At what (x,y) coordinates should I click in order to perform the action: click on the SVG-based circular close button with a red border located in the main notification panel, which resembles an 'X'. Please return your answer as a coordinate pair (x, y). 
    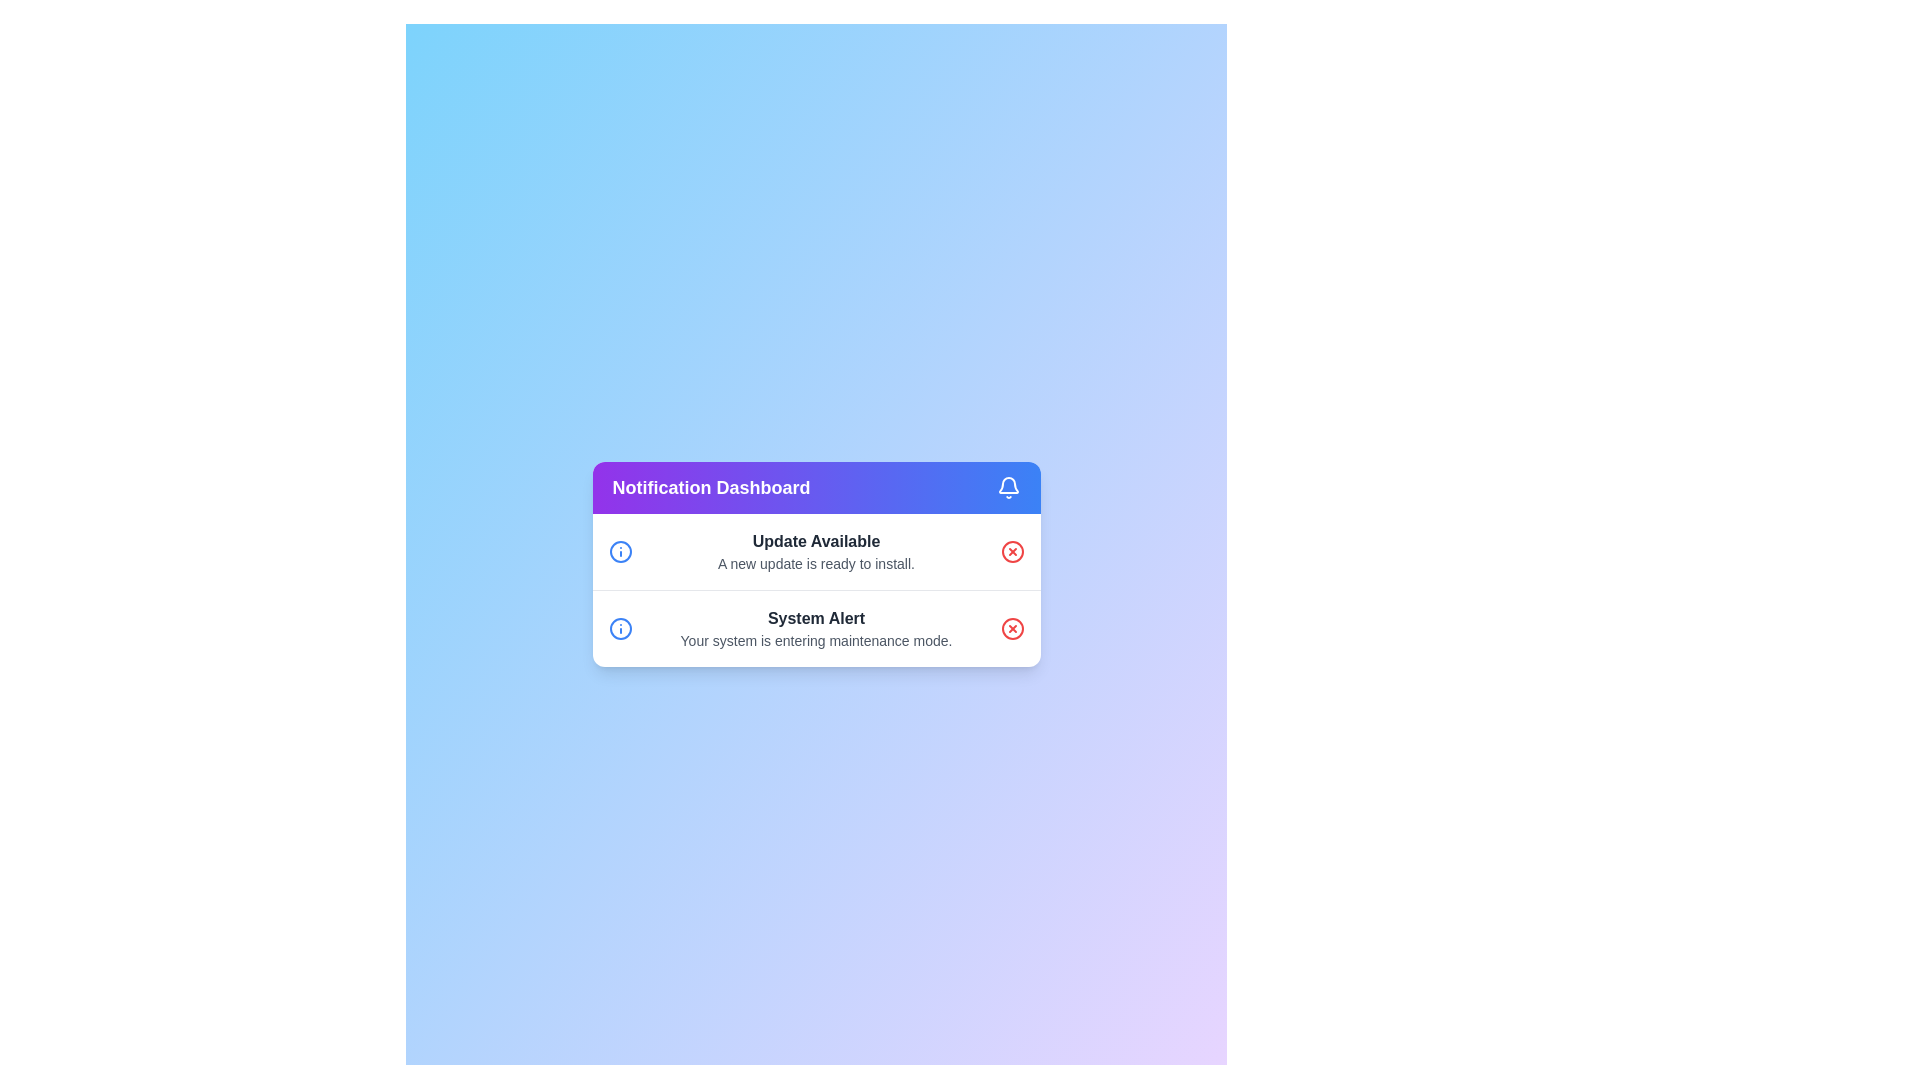
    Looking at the image, I should click on (1012, 551).